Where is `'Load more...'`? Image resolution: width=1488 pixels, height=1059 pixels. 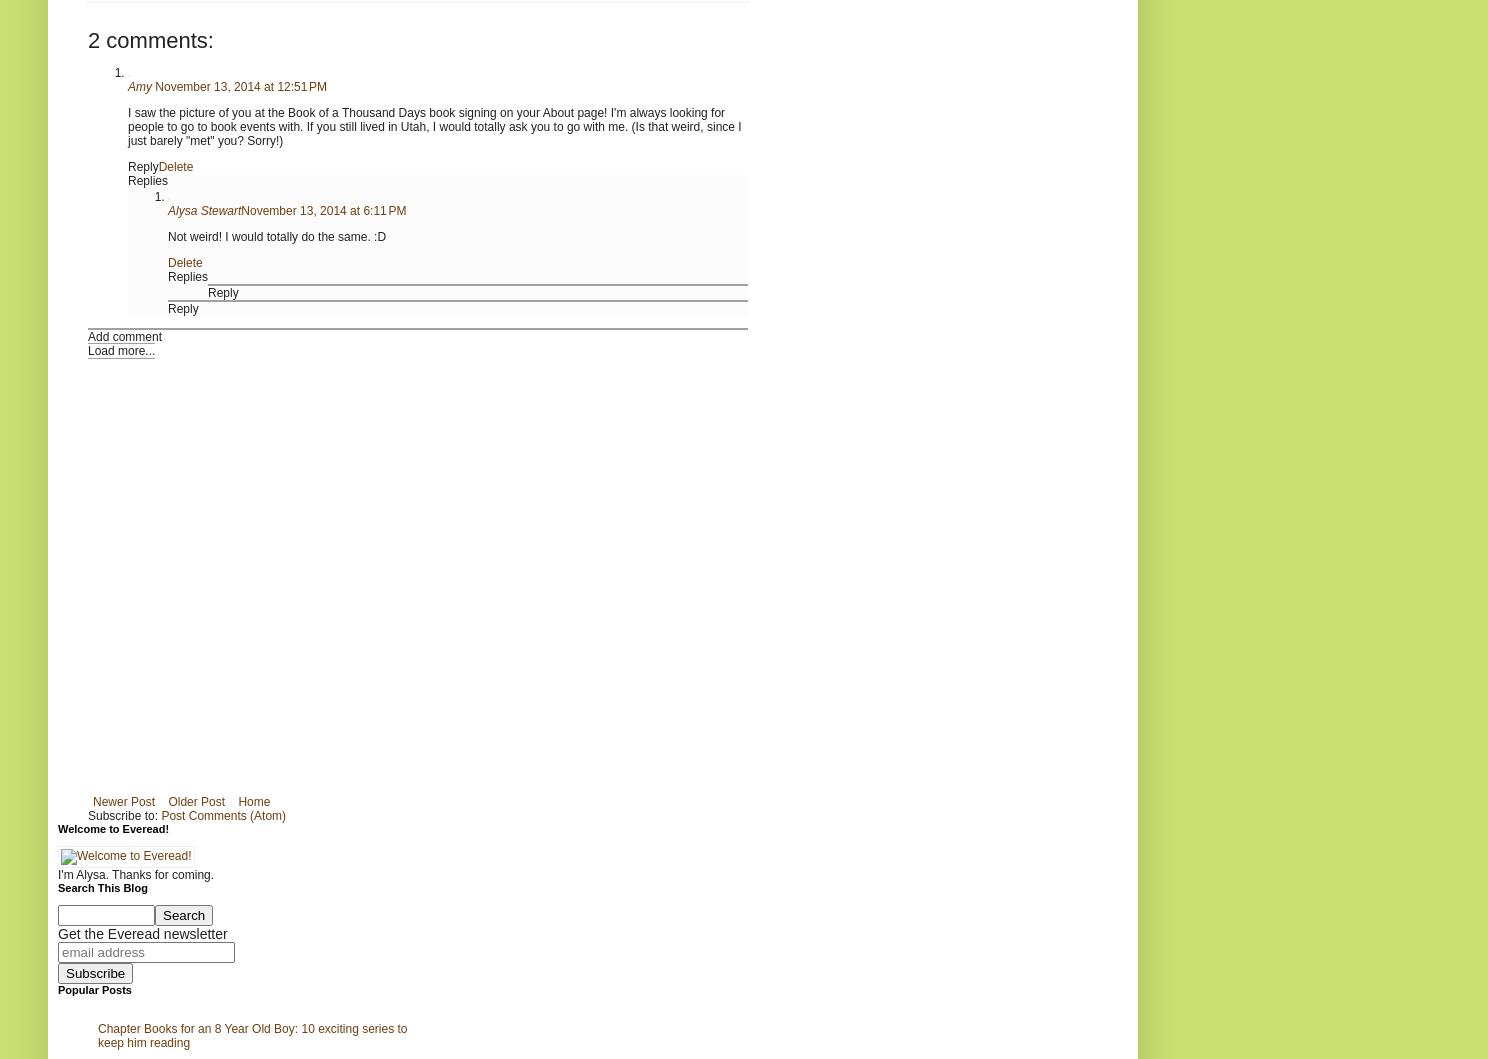 'Load more...' is located at coordinates (120, 348).